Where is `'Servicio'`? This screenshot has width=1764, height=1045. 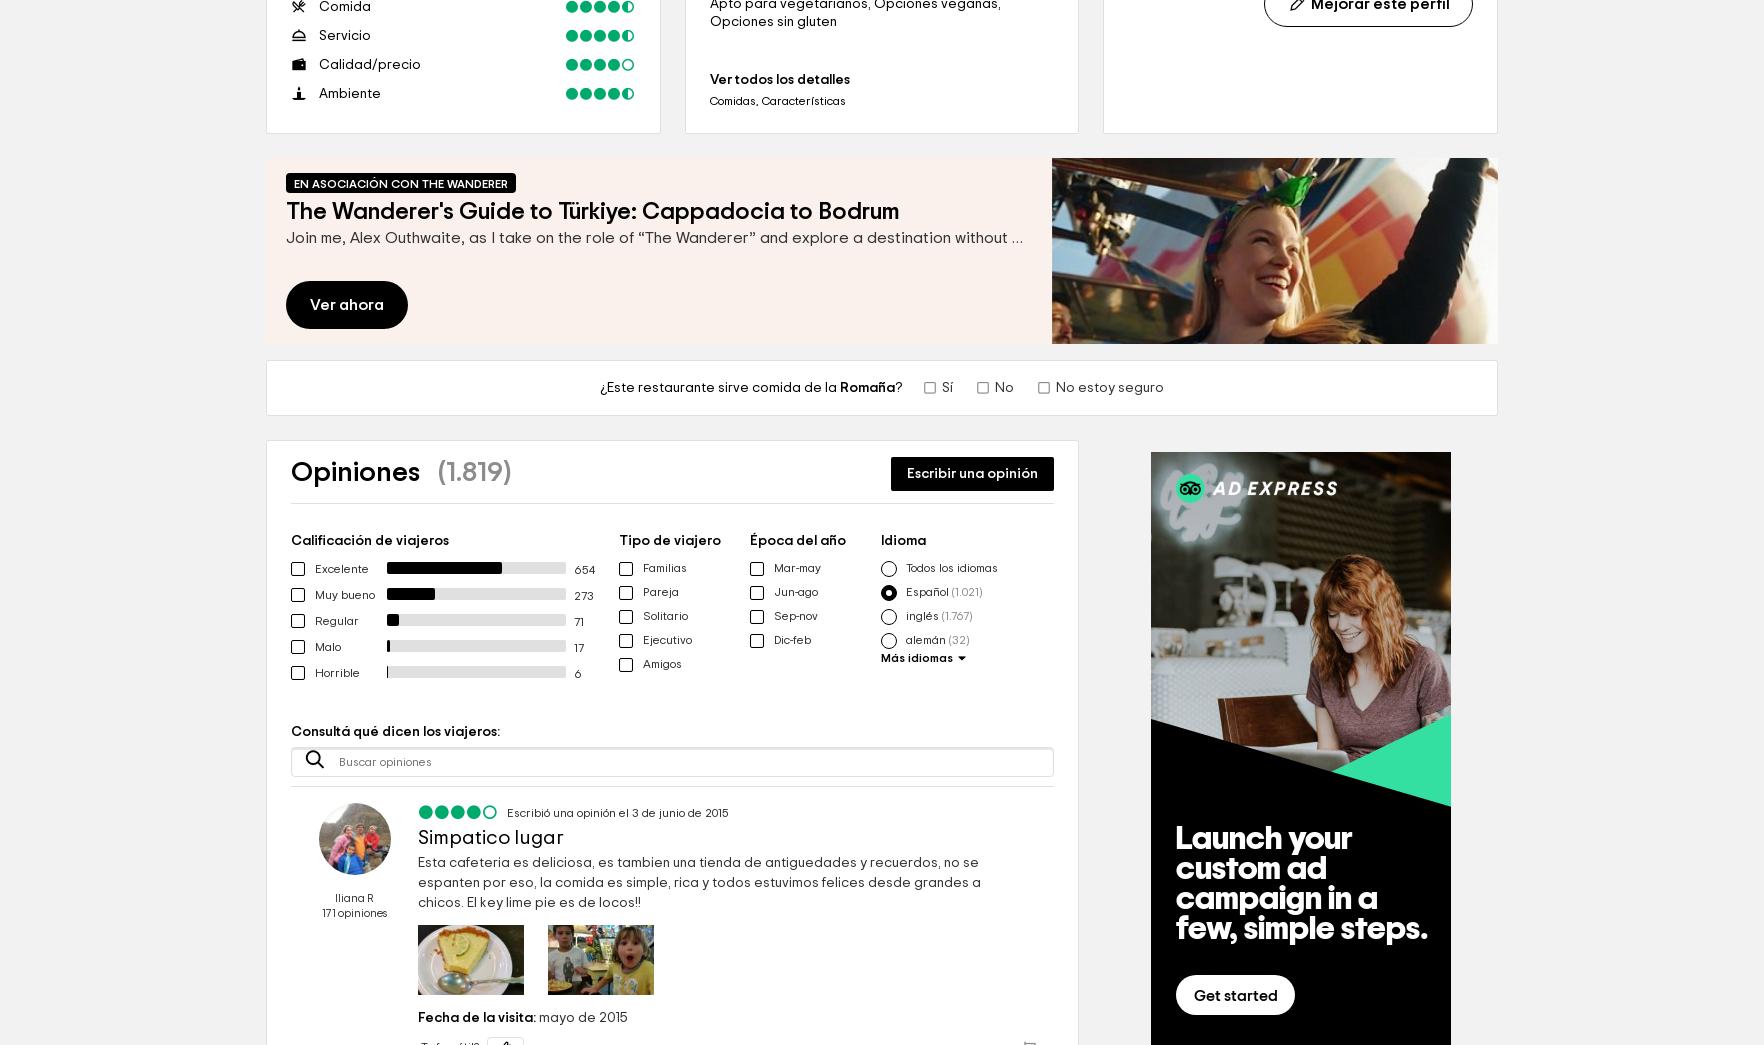
'Servicio' is located at coordinates (318, 34).